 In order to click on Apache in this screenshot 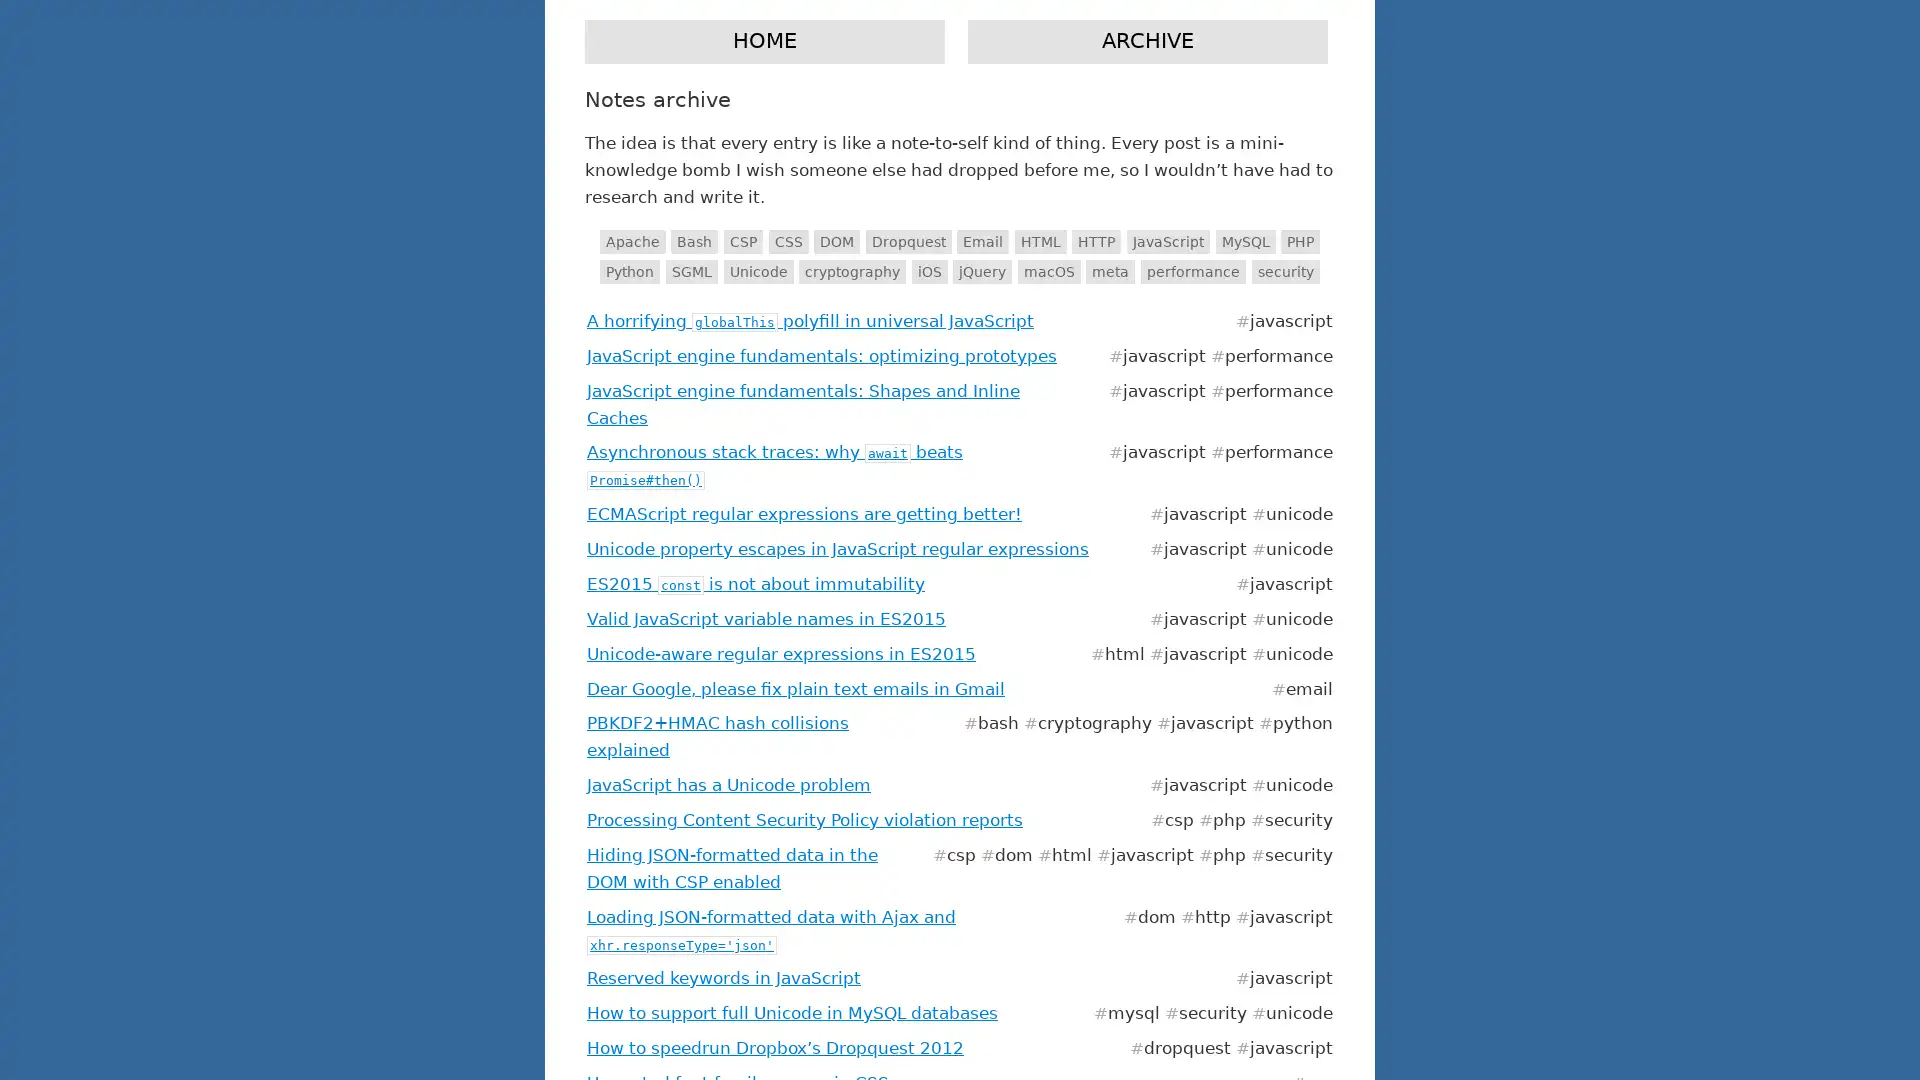, I will do `click(631, 241)`.